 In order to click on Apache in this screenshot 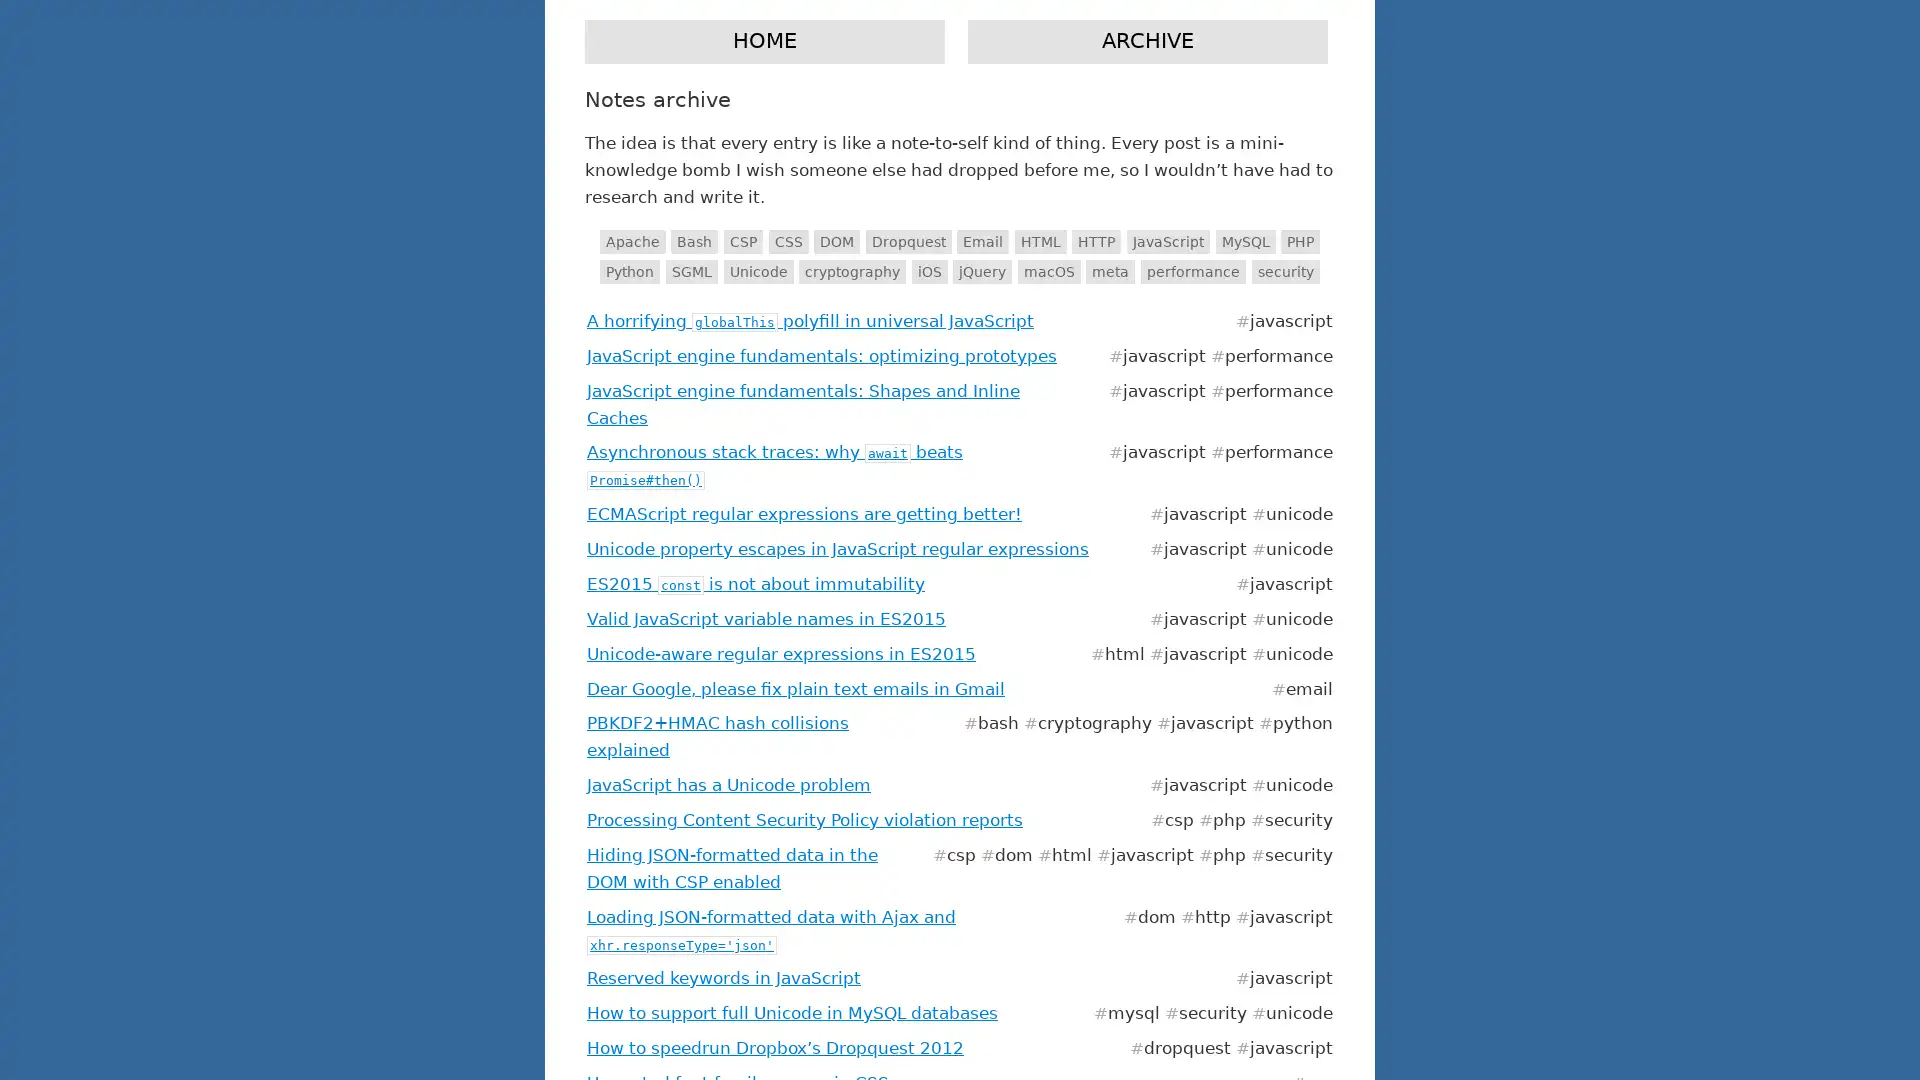, I will do `click(631, 241)`.